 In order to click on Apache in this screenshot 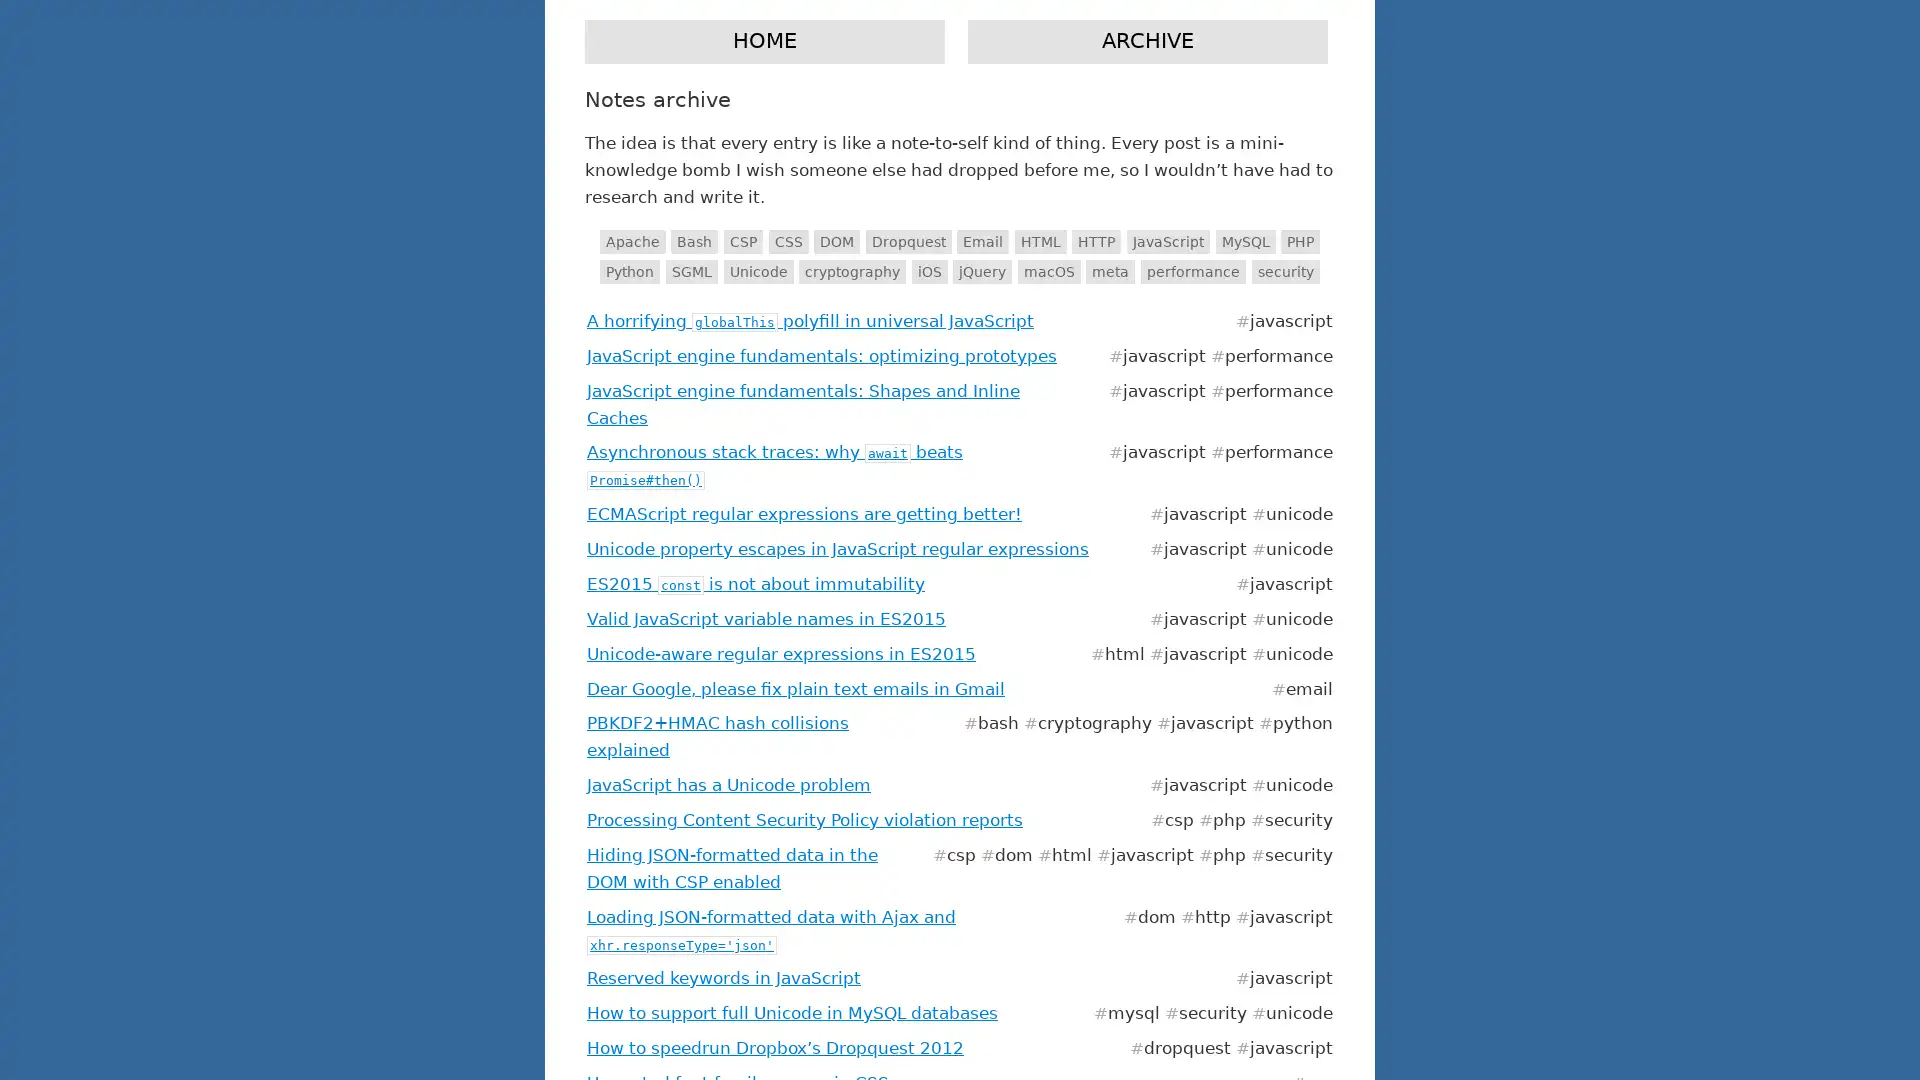, I will do `click(631, 241)`.